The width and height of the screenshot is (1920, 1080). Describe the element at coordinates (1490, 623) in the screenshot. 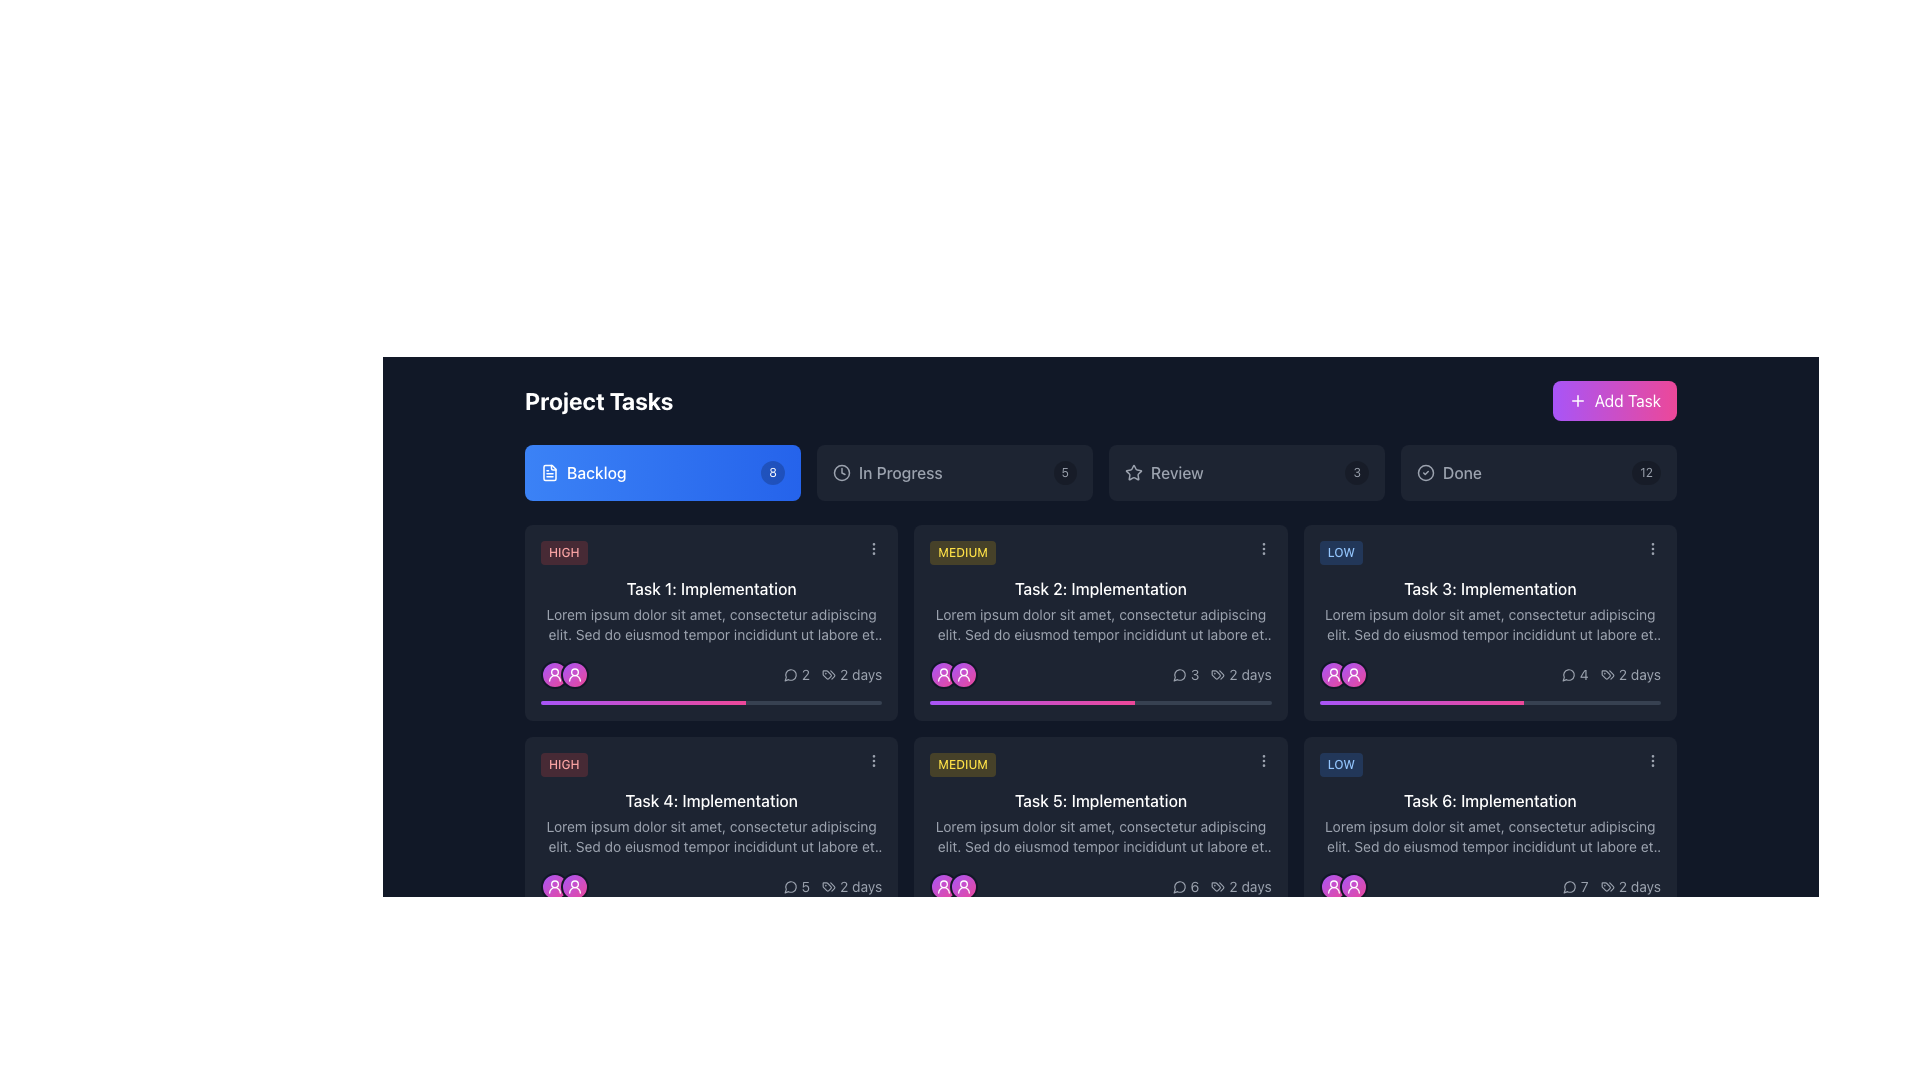

I see `gray text block displaying 'Lorem ipsum dolor sit amet, consectetur adipiscing elit. Sed do eiusmod tempor incididunt ut labore et dolore magna aliqua.' located under the title 'Task 3: Implementation' in the 'LOW' category within the card in the rightmost column of the 'Backlog' section` at that location.